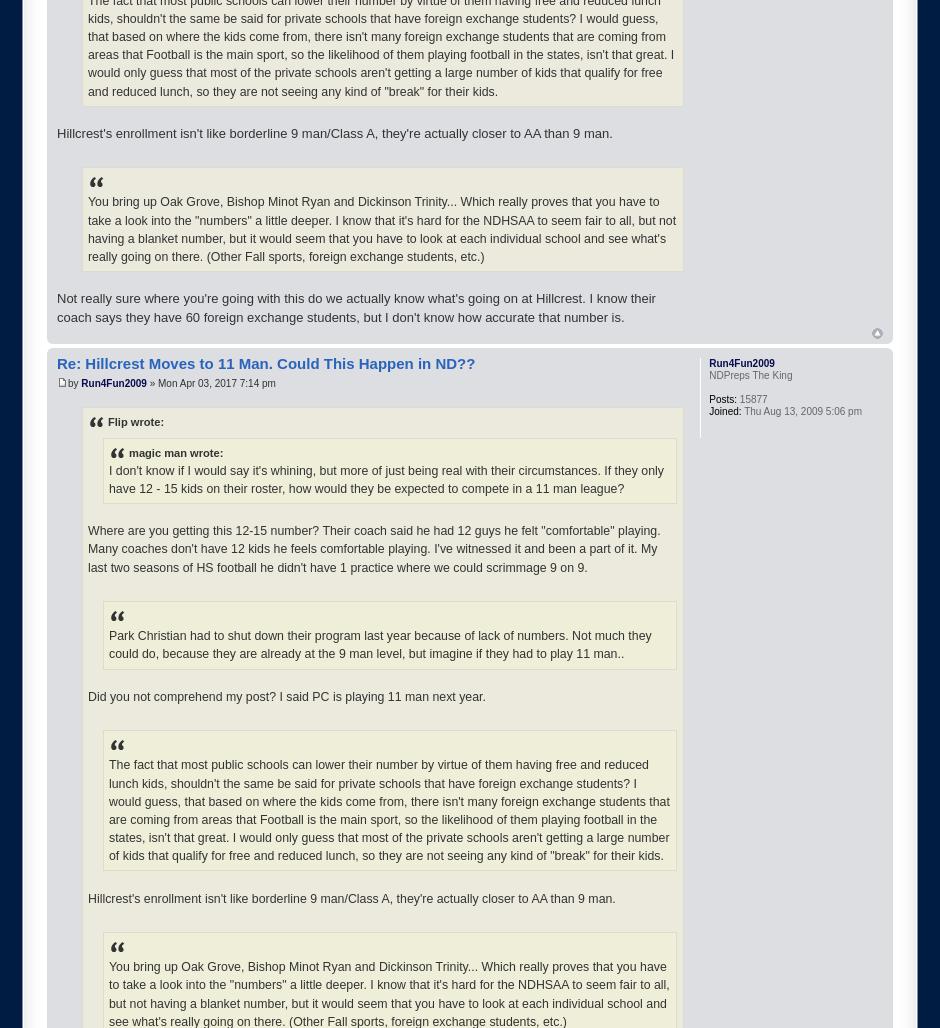 This screenshot has height=1028, width=940. Describe the element at coordinates (801, 410) in the screenshot. I see `'Thu Aug 13, 2009 5:06 pm'` at that location.